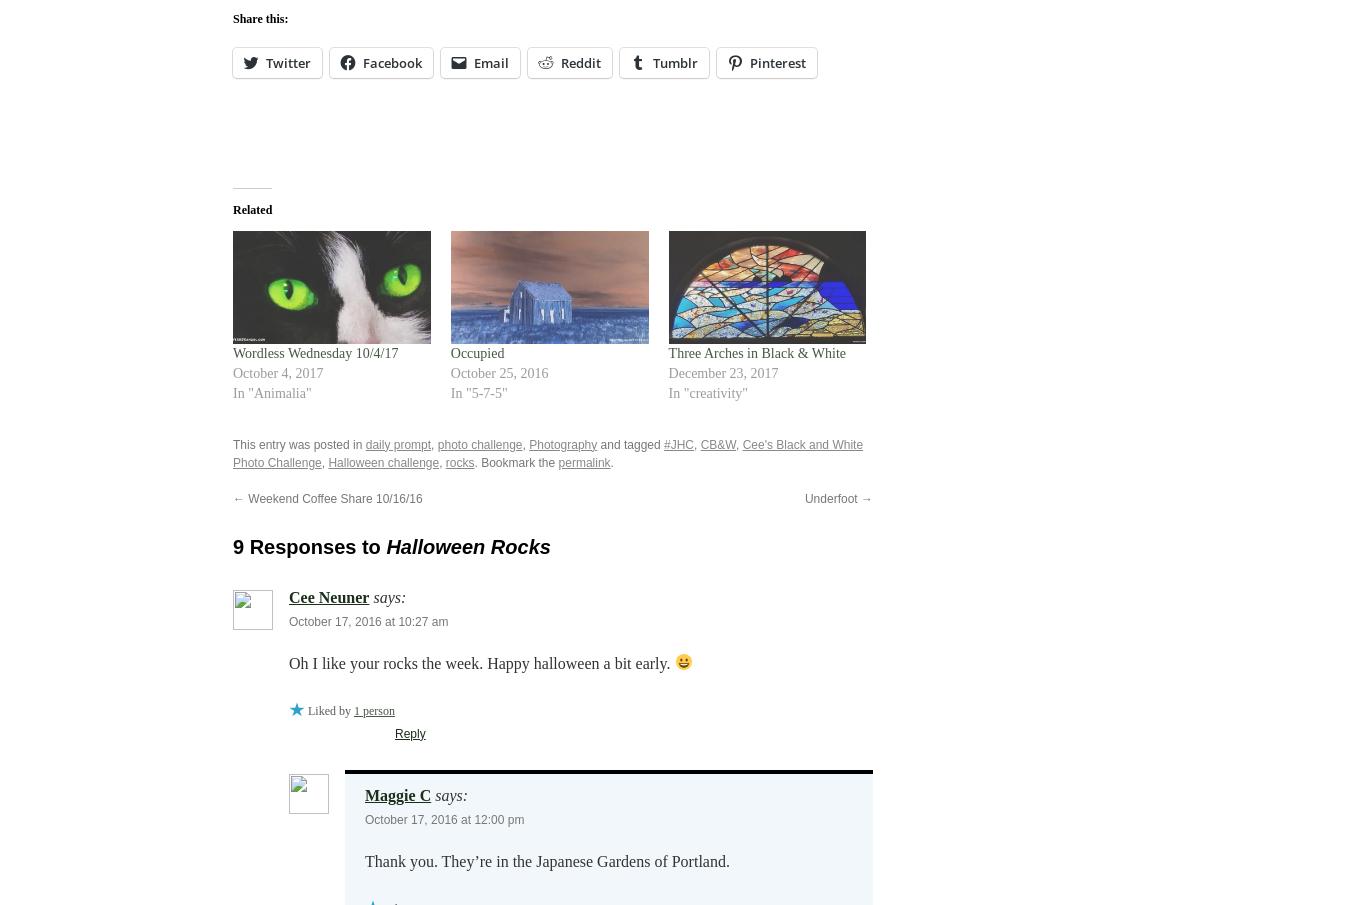  Describe the element at coordinates (233, 442) in the screenshot. I see `'This entry was posted in'` at that location.